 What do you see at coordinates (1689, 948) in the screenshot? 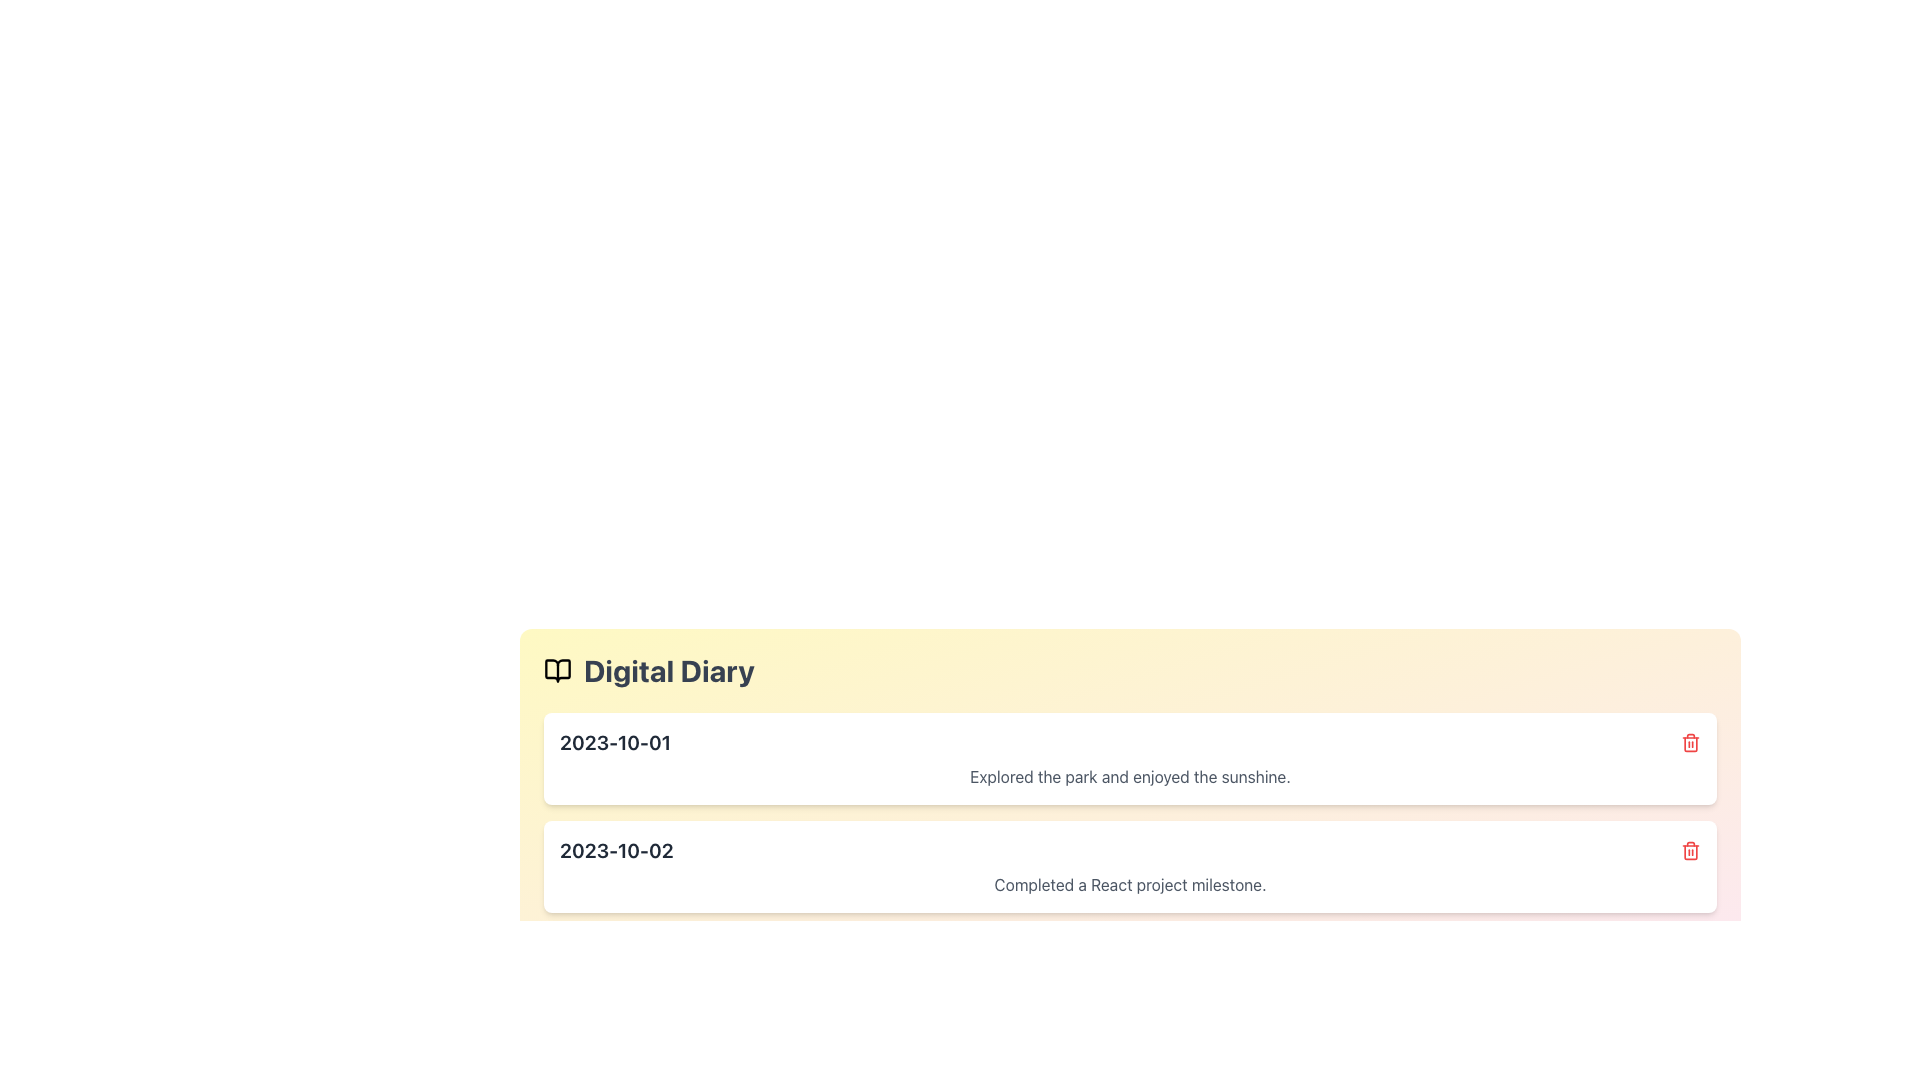
I see `the circular button with a plus symbol located in the bottom-right corner of the 'Digital Diary' section` at bounding box center [1689, 948].